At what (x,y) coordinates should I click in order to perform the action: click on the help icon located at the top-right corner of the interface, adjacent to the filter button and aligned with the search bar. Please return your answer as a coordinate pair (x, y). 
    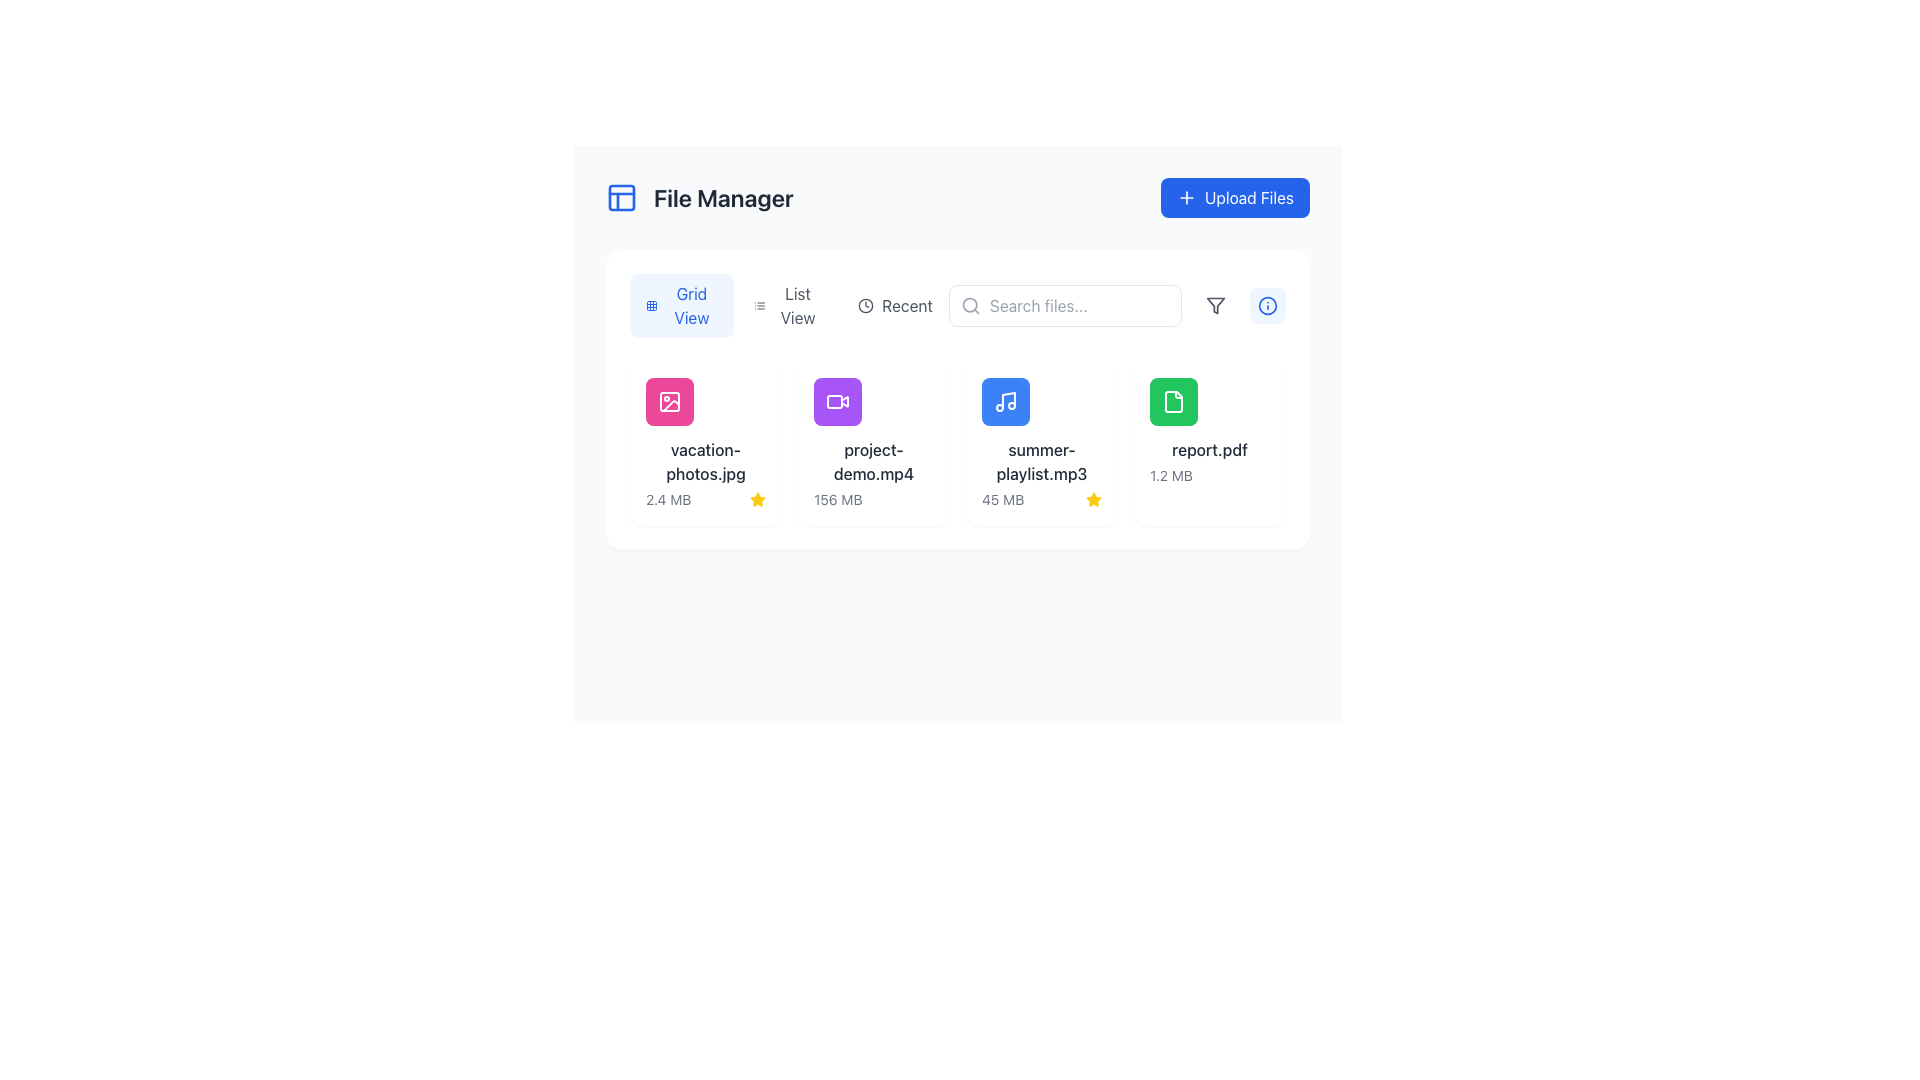
    Looking at the image, I should click on (1266, 305).